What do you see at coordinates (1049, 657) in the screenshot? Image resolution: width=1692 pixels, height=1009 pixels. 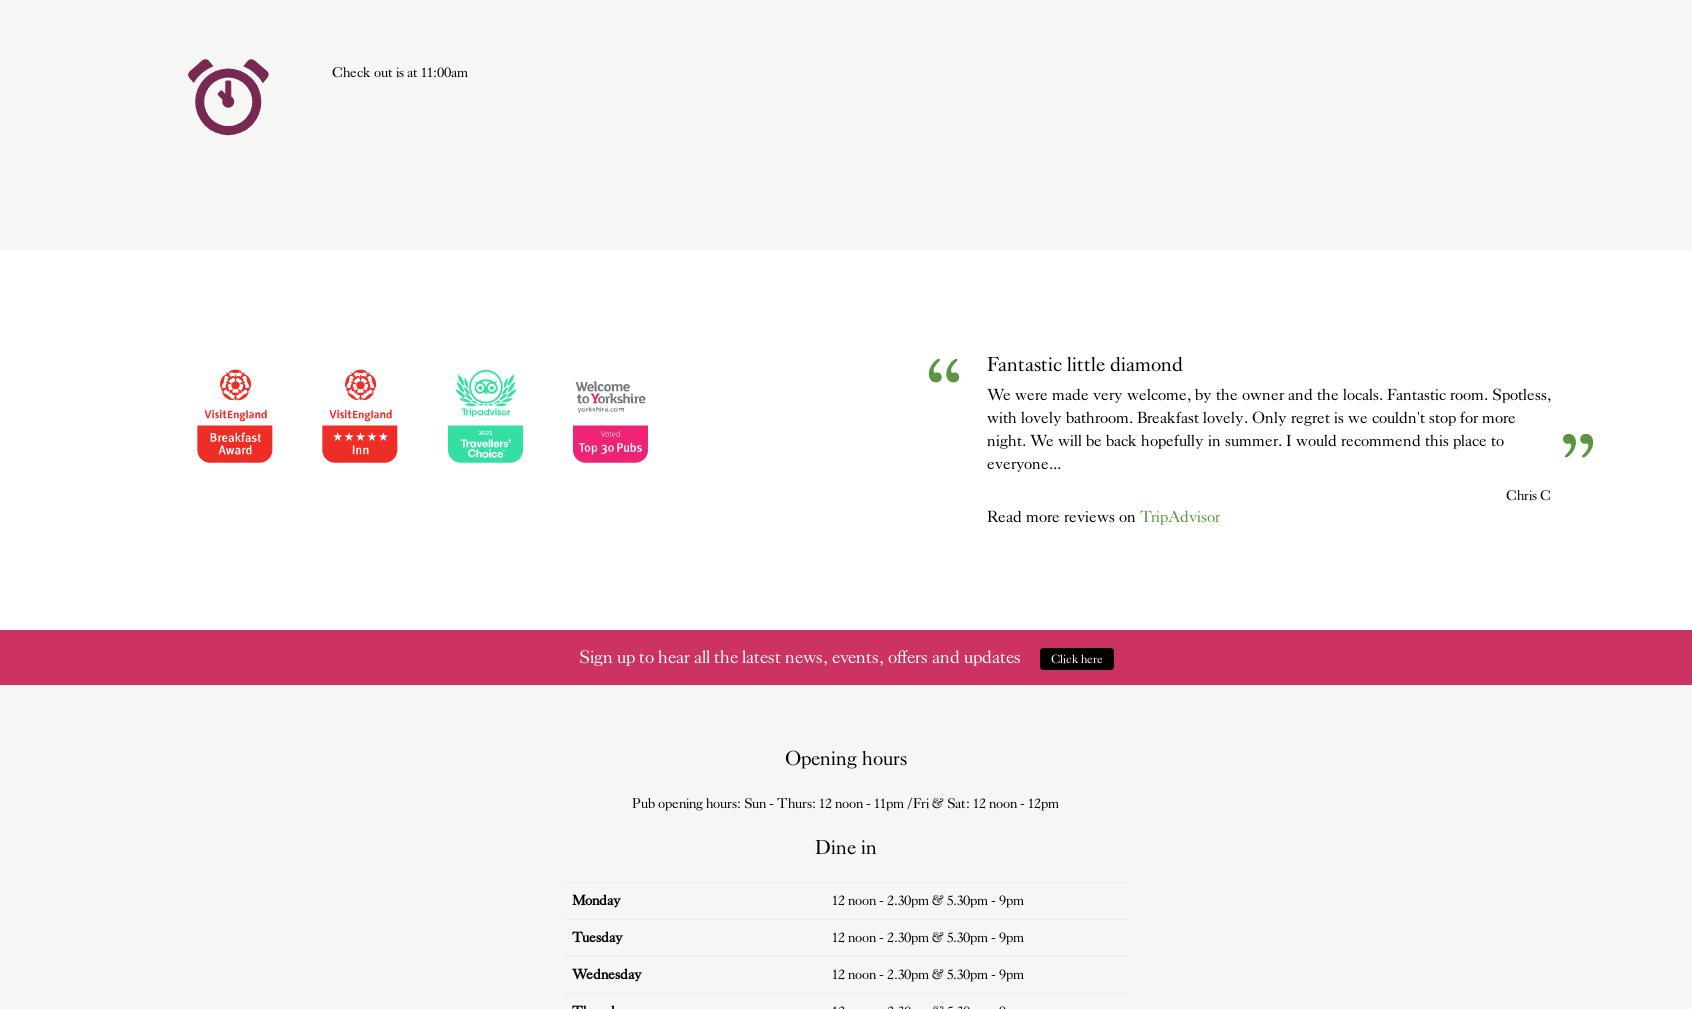 I see `'Click here'` at bounding box center [1049, 657].